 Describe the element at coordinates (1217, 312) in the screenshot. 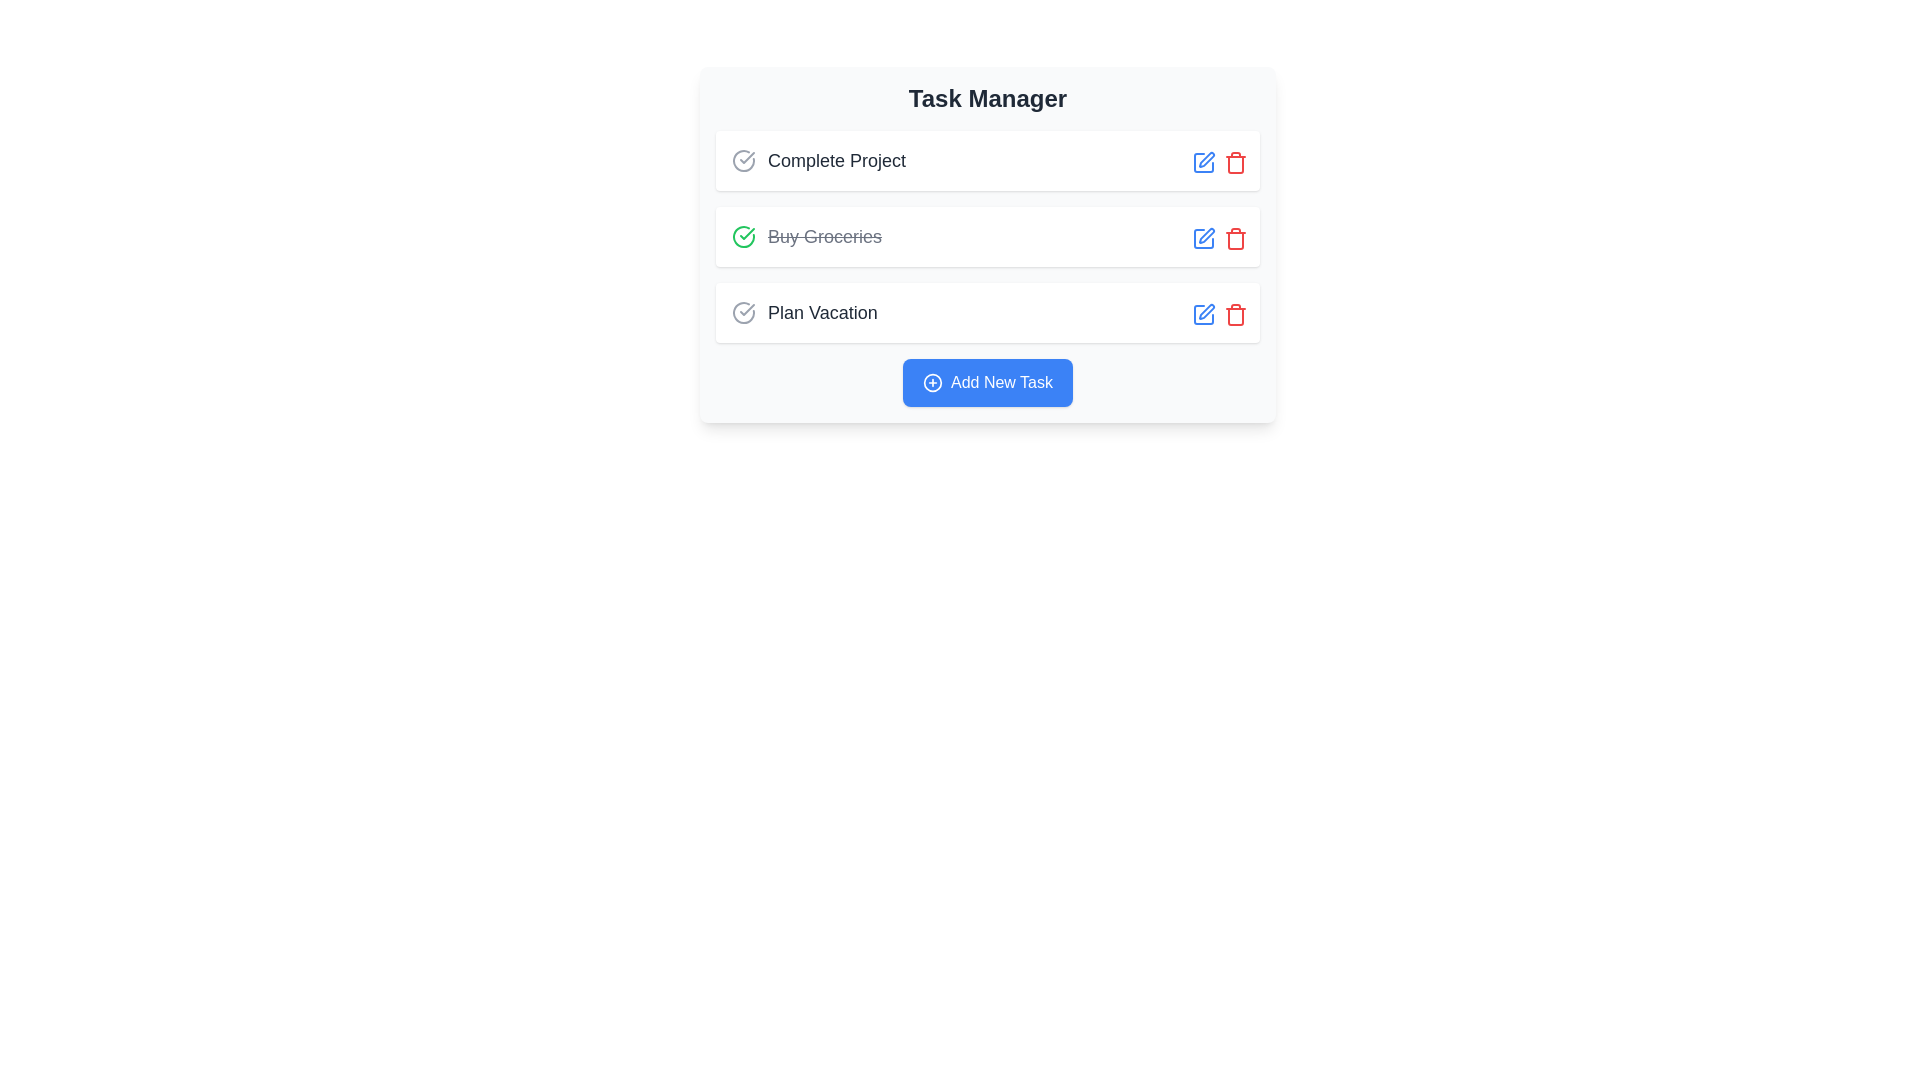

I see `the red trashcan icon in the action controls for the 'Plan Vacation' task row` at that location.